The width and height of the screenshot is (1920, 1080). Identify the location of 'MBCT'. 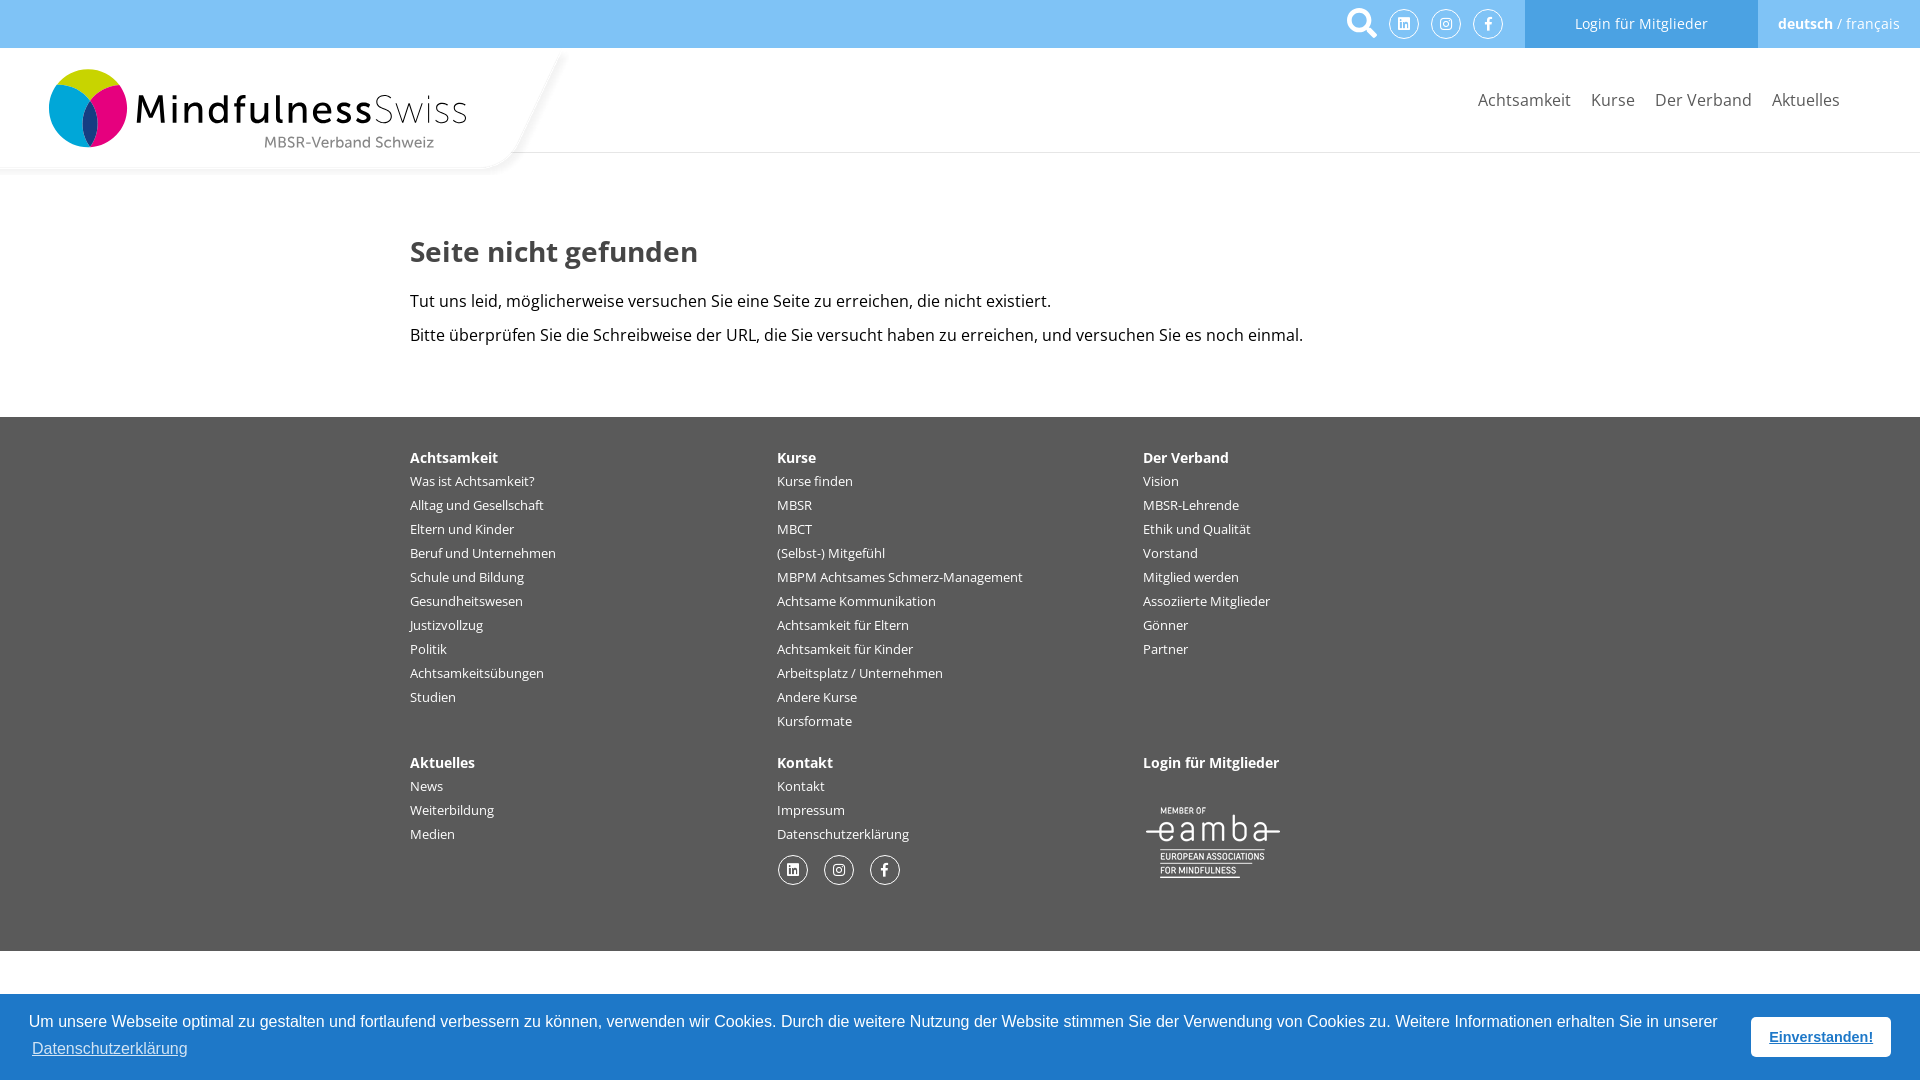
(793, 528).